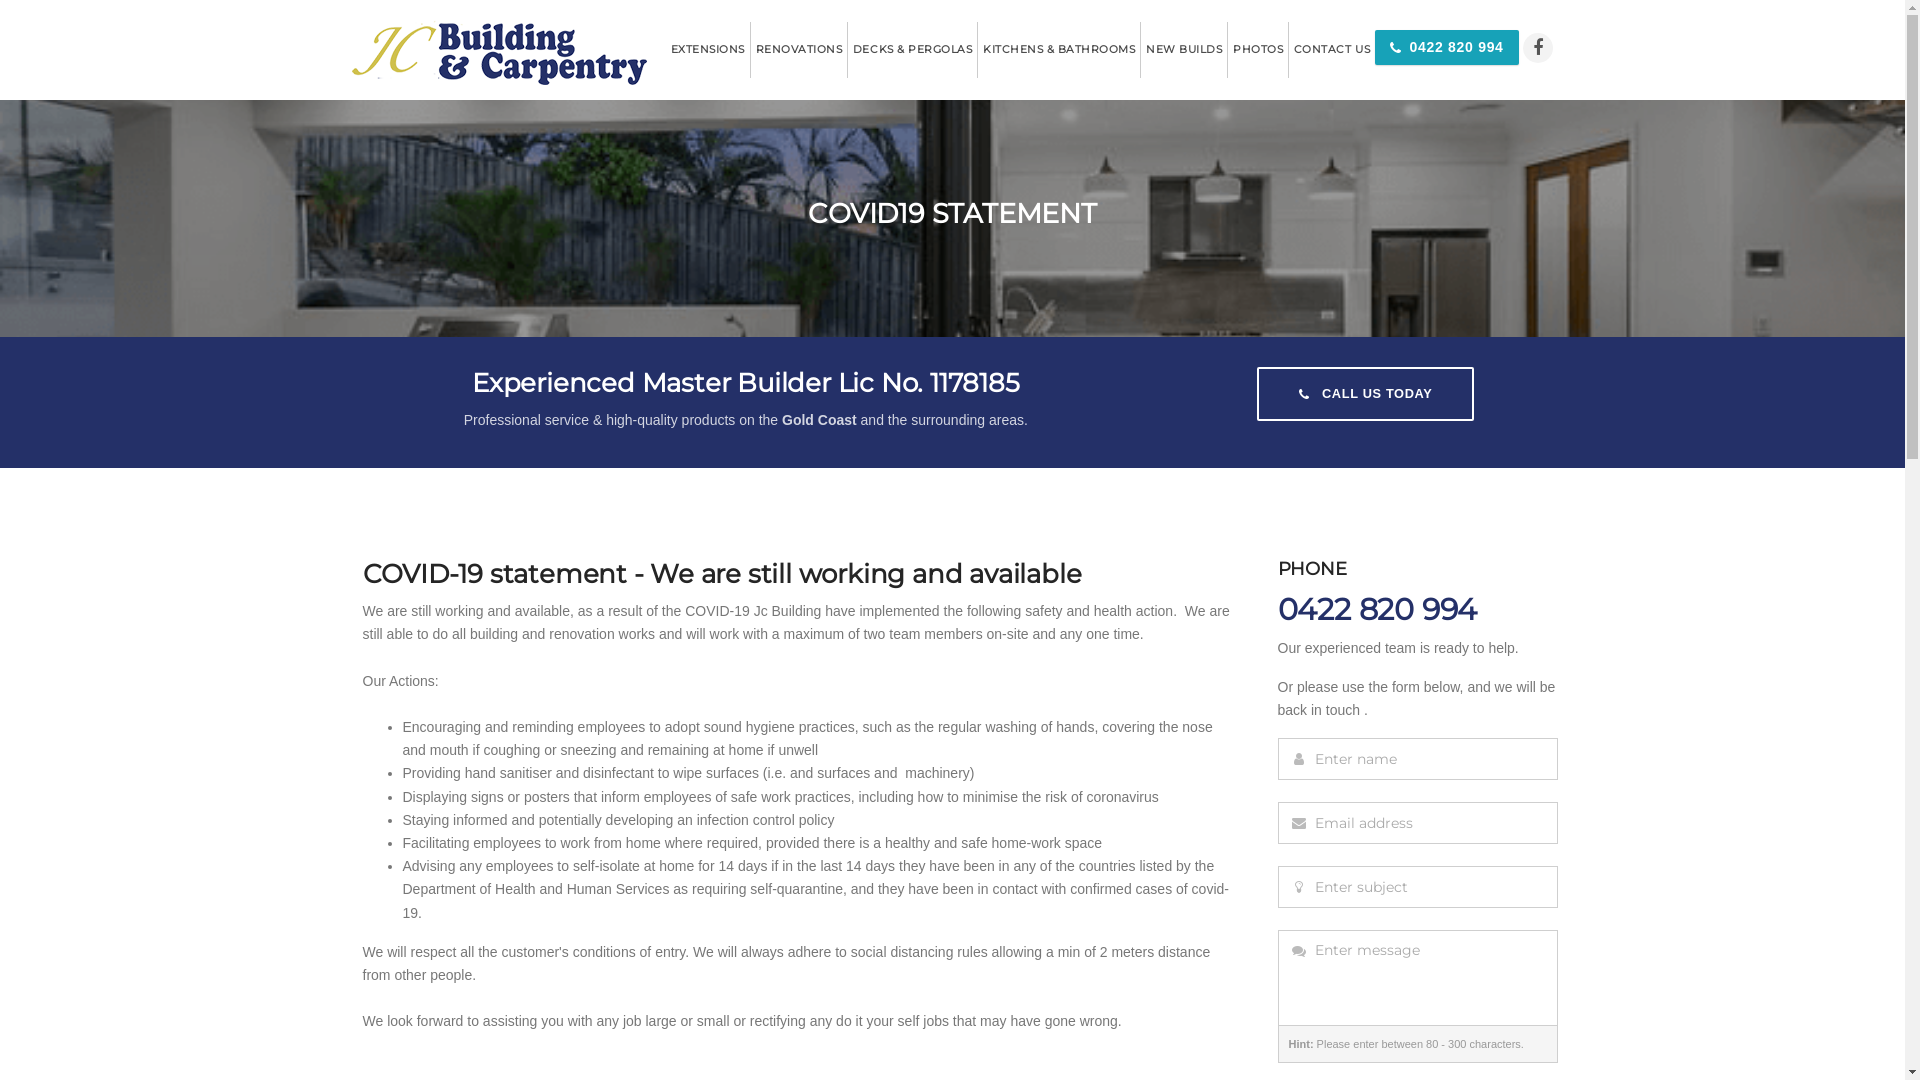  What do you see at coordinates (1183, 48) in the screenshot?
I see `'NEW BUILDS'` at bounding box center [1183, 48].